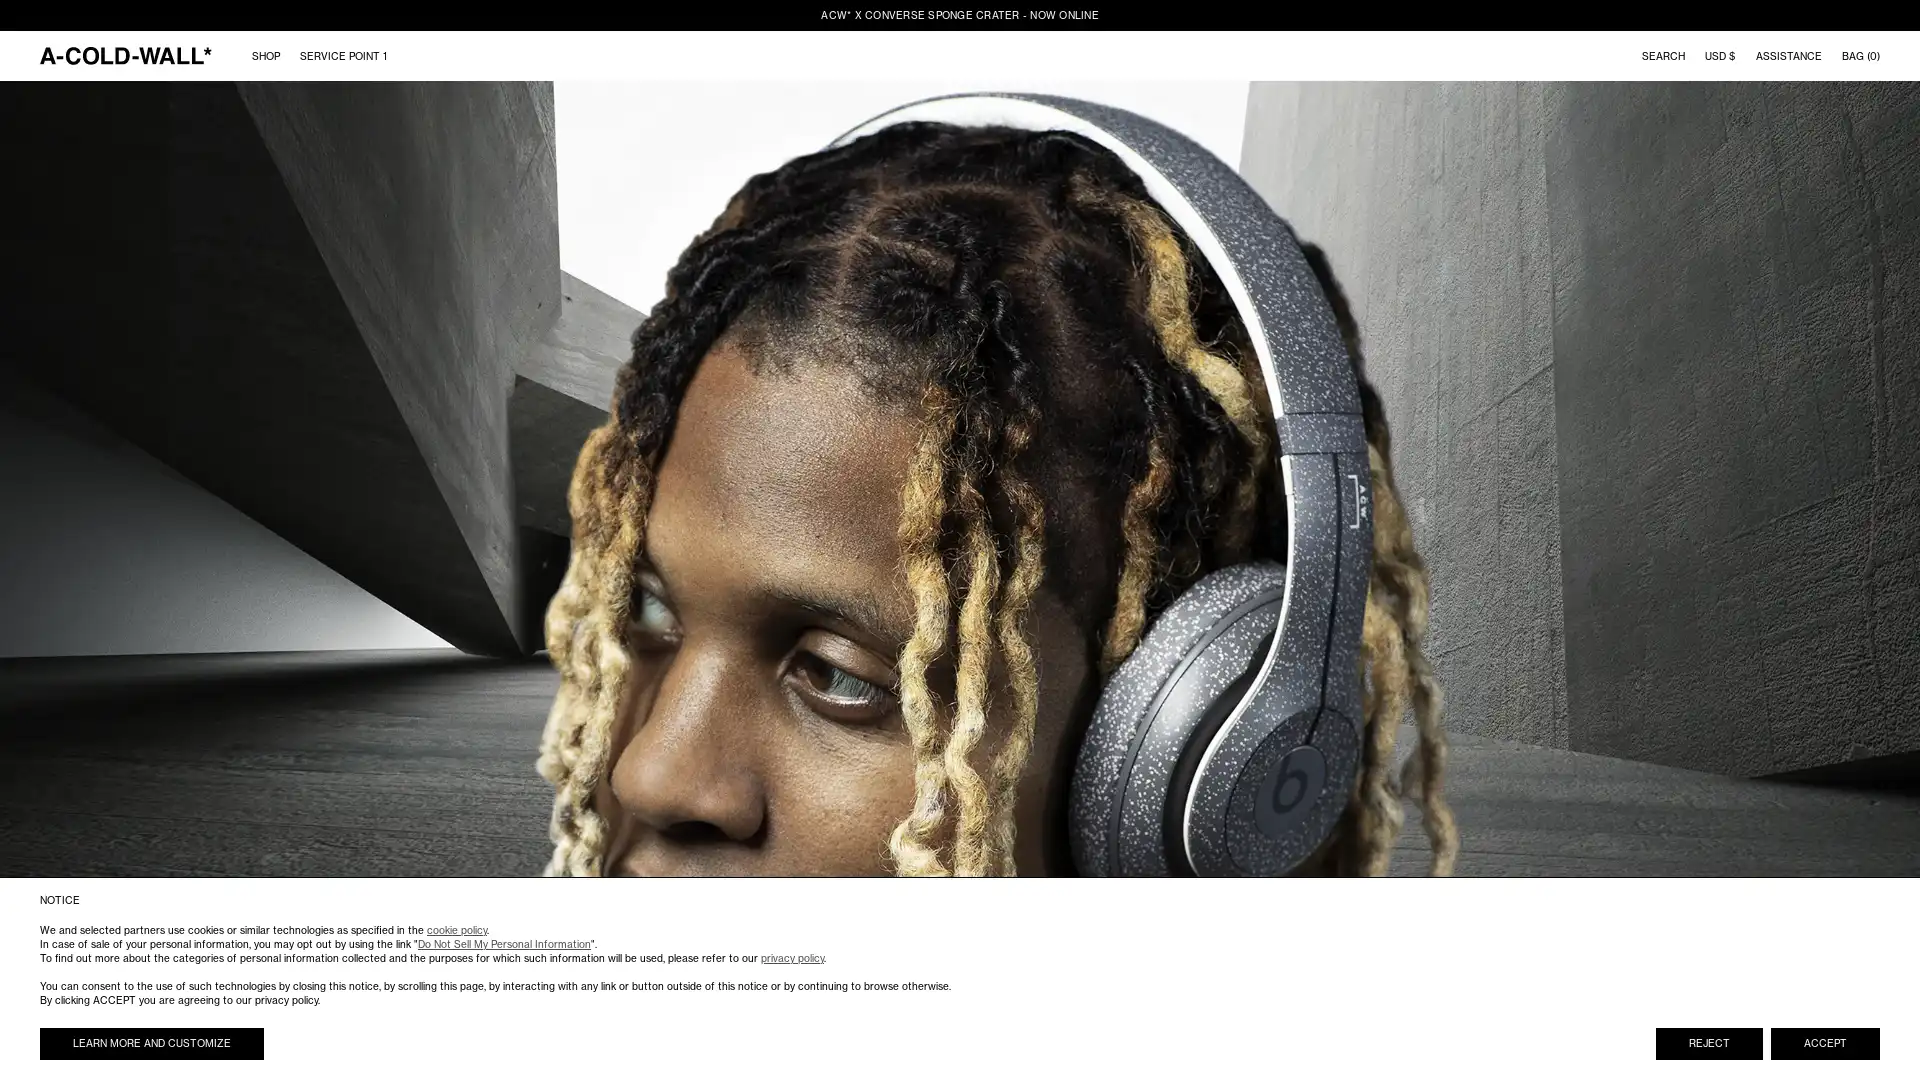 The width and height of the screenshot is (1920, 1080). I want to click on REJECT, so click(1708, 1043).